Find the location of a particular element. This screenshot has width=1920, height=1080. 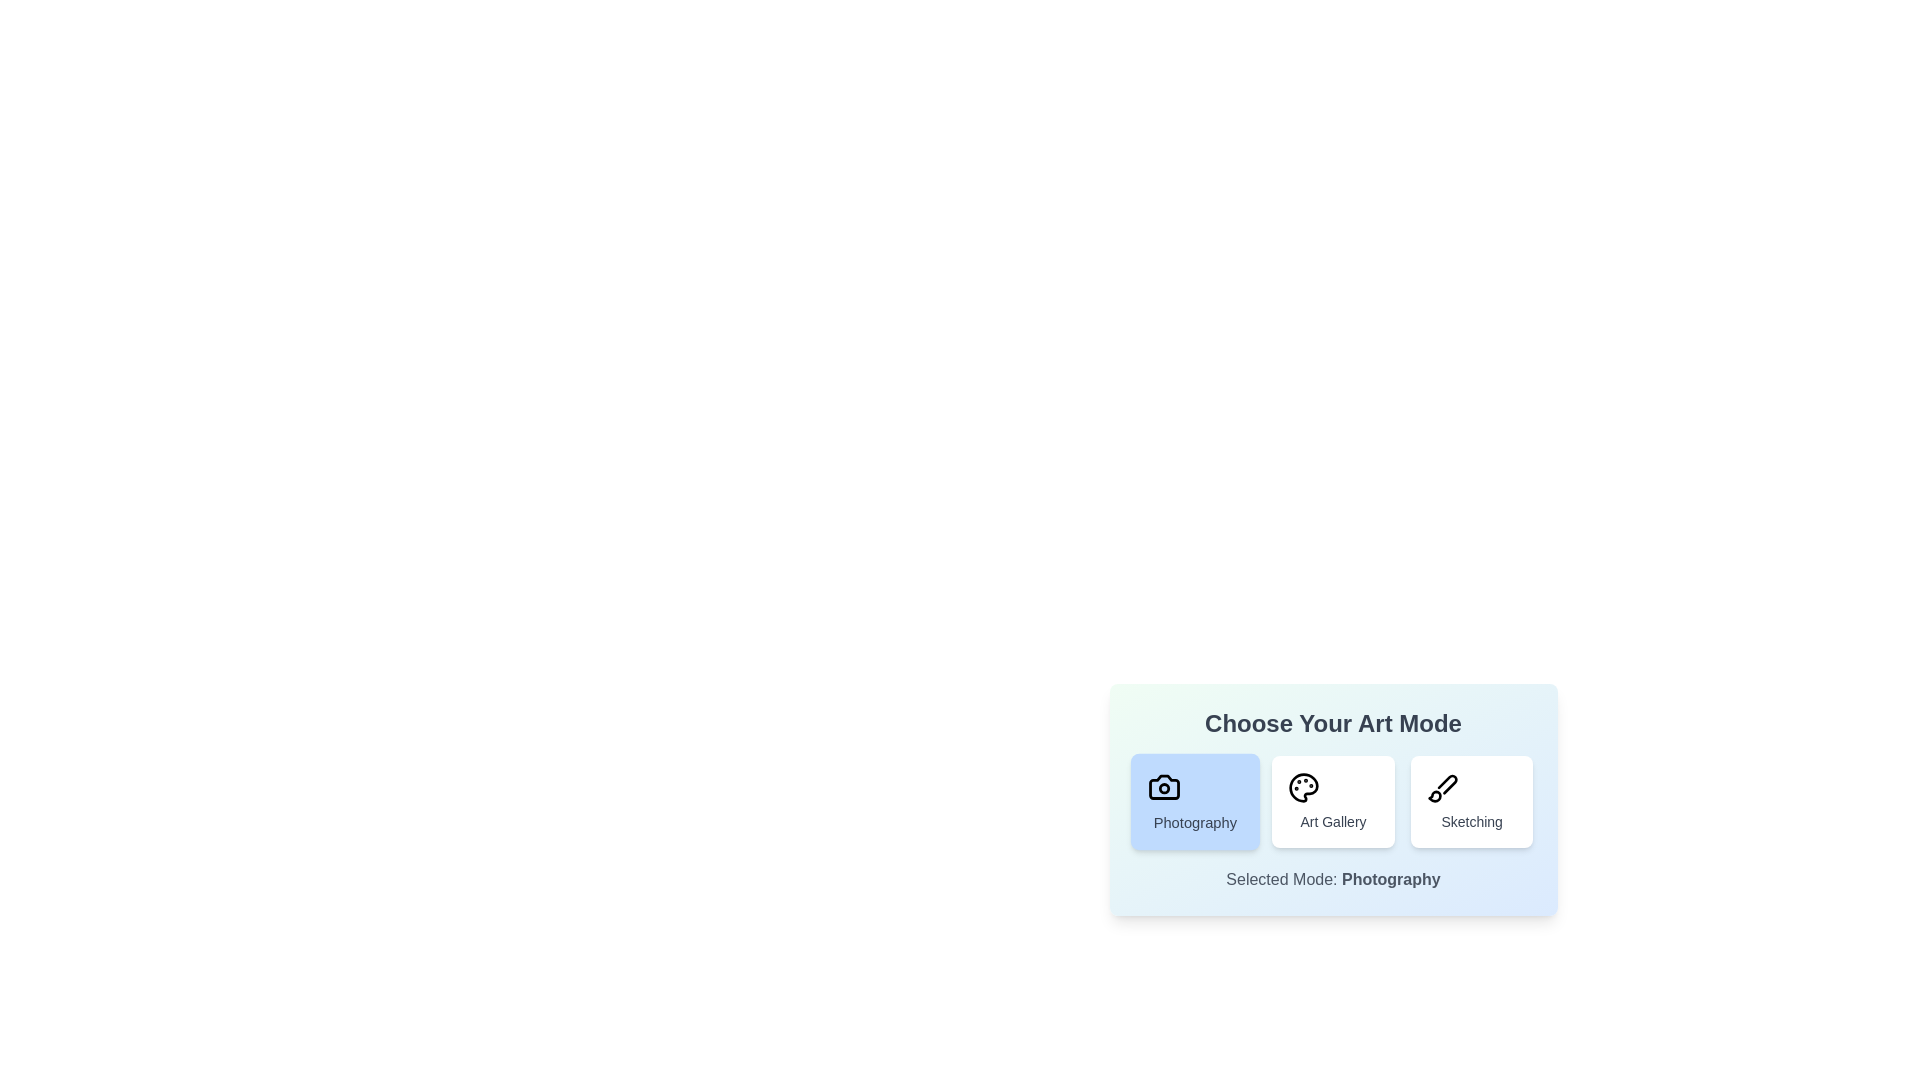

the button labeled Photography is located at coordinates (1194, 801).